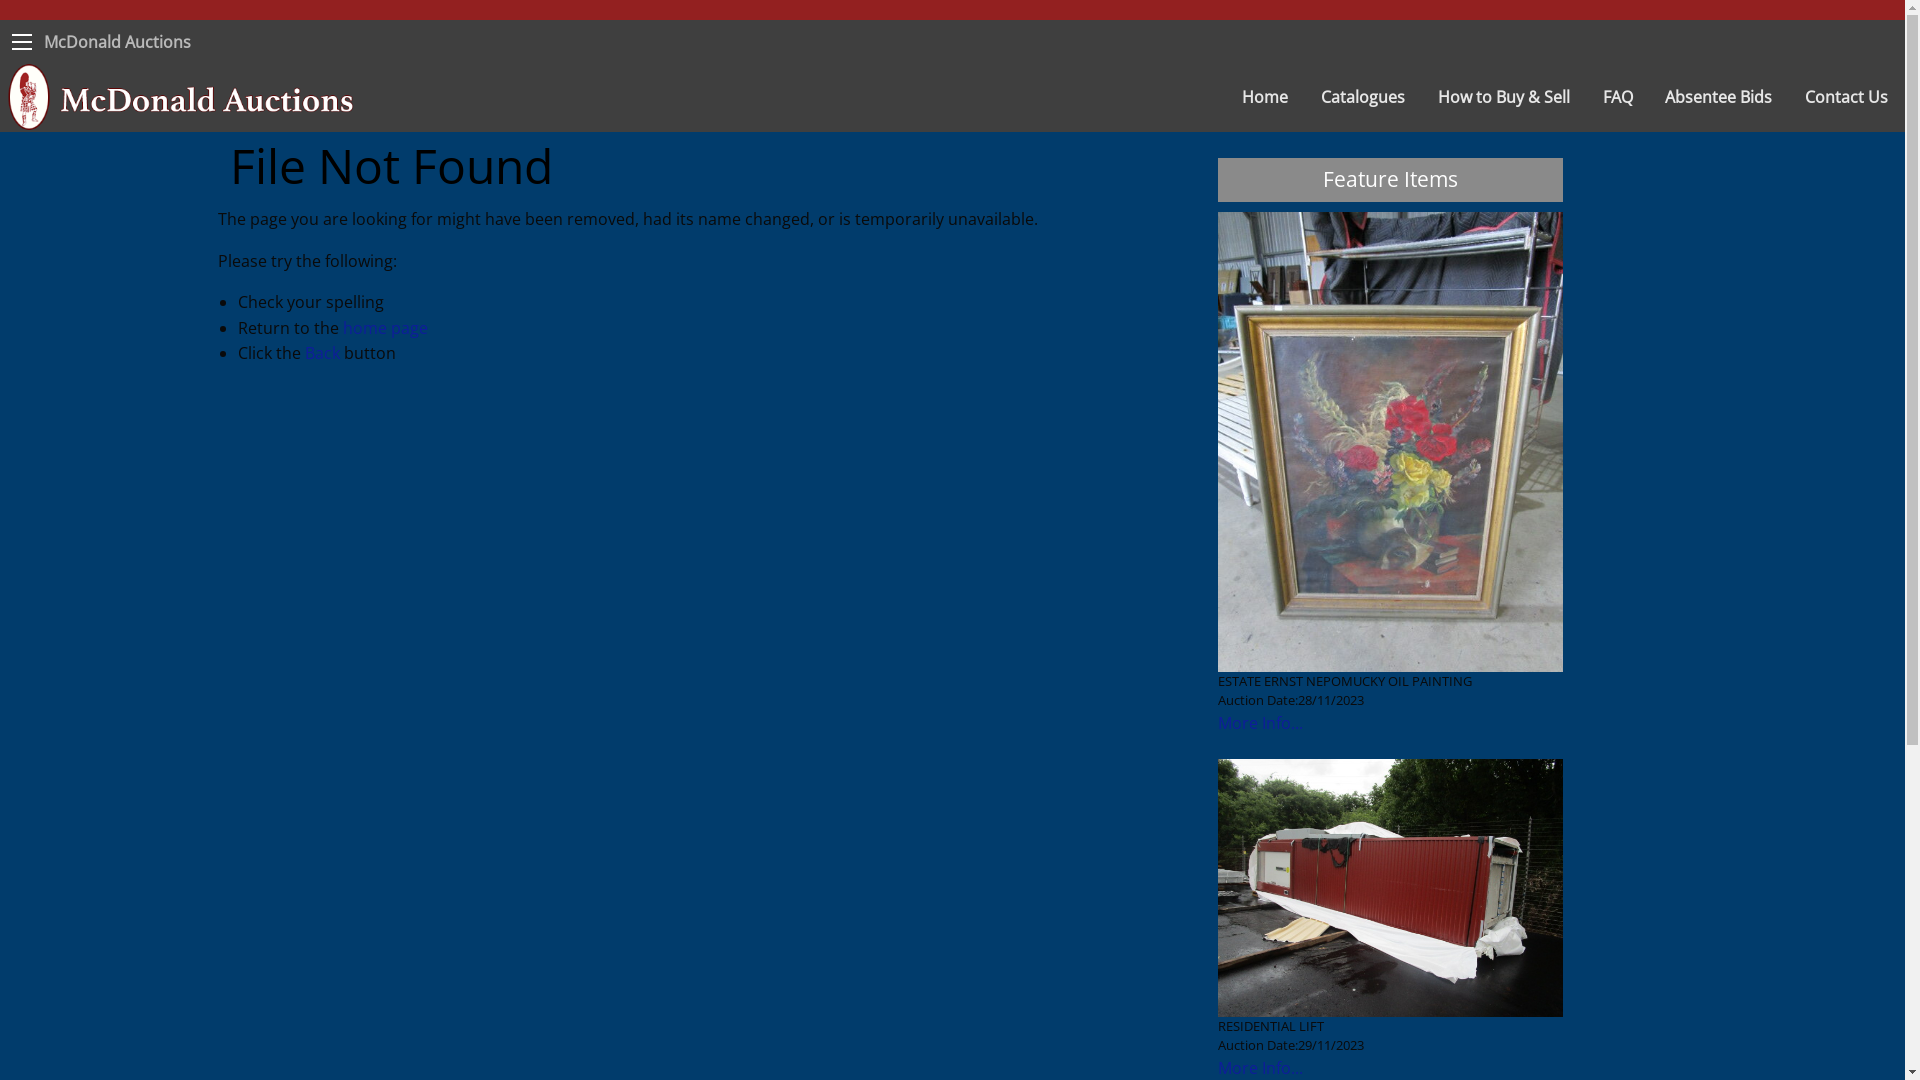  Describe the element at coordinates (384, 326) in the screenshot. I see `'home page'` at that location.